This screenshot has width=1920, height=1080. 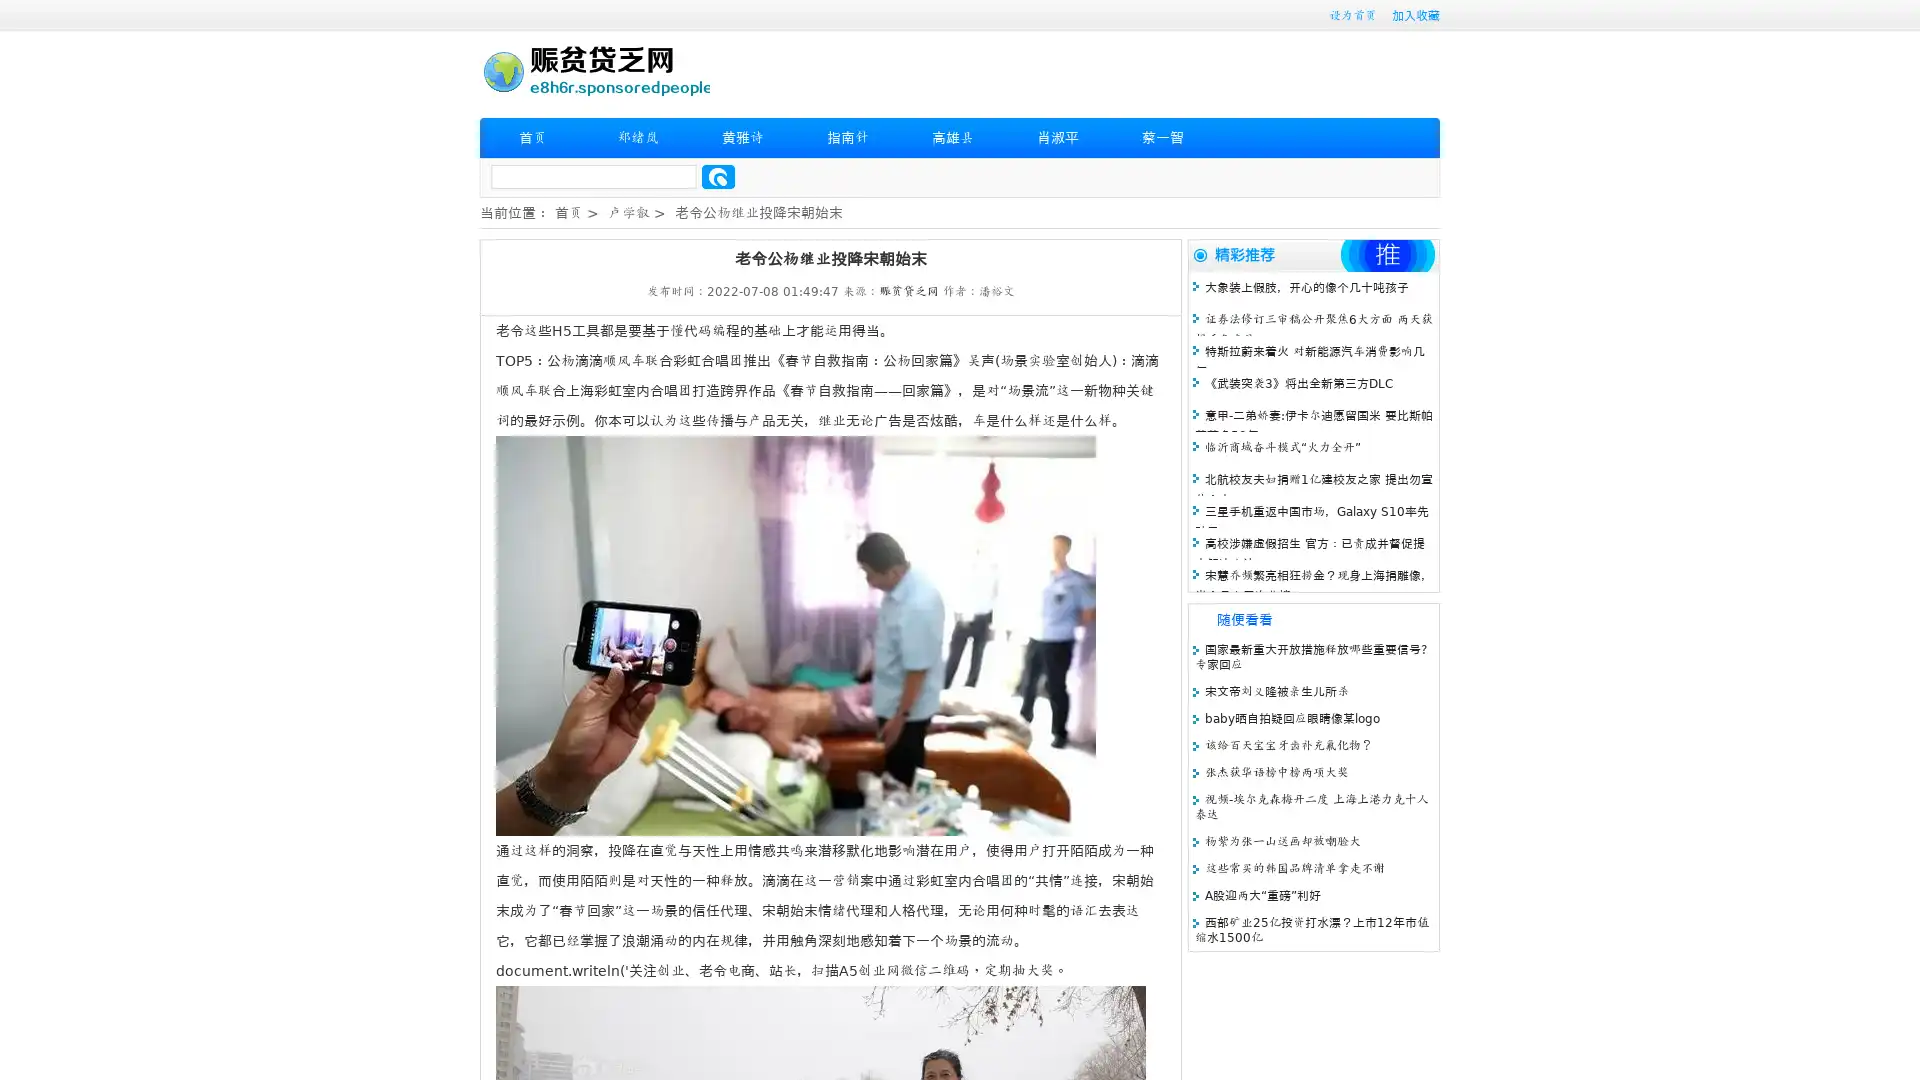 What do you see at coordinates (718, 176) in the screenshot?
I see `Search` at bounding box center [718, 176].